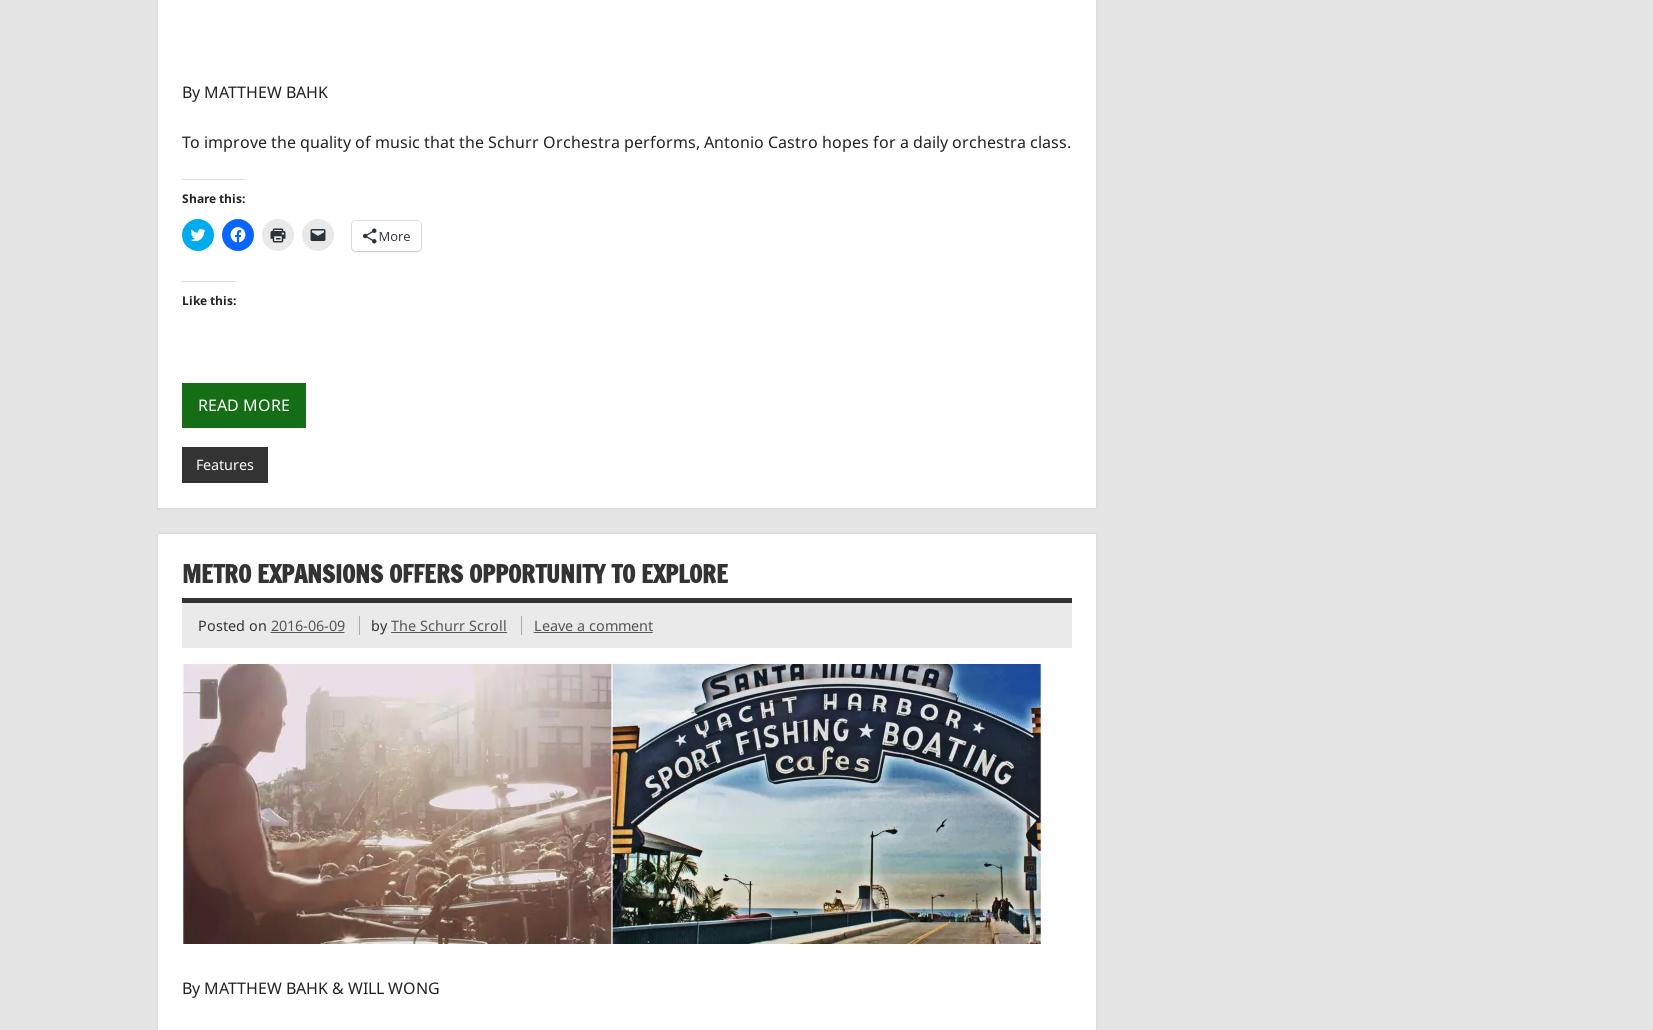 Image resolution: width=1653 pixels, height=1030 pixels. I want to click on 'Posted on', so click(196, 624).